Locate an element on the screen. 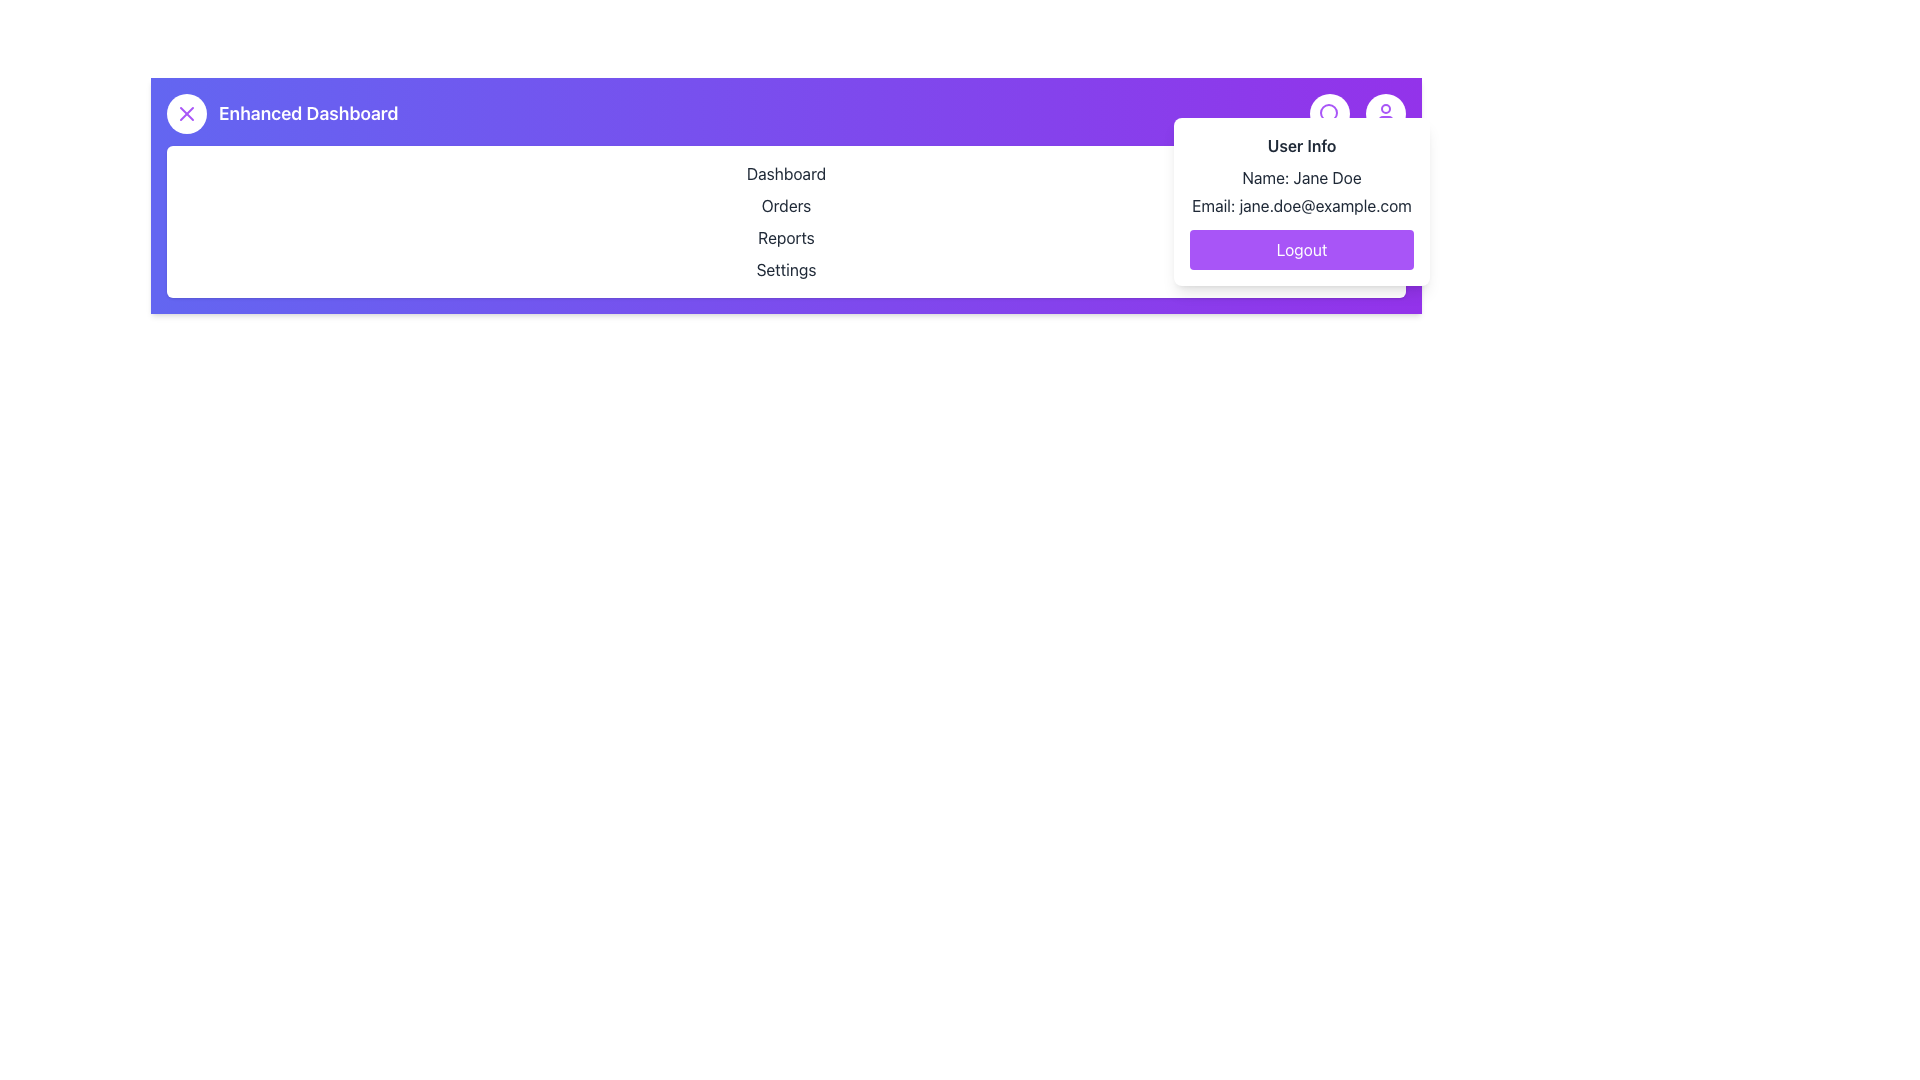  displayed user information from the Informational Panel, which features a white background, rounded corners, and contains user details such as 'User Info', 'Name: Jane Doe', and 'Email: jane.doe@example.com' is located at coordinates (1301, 201).